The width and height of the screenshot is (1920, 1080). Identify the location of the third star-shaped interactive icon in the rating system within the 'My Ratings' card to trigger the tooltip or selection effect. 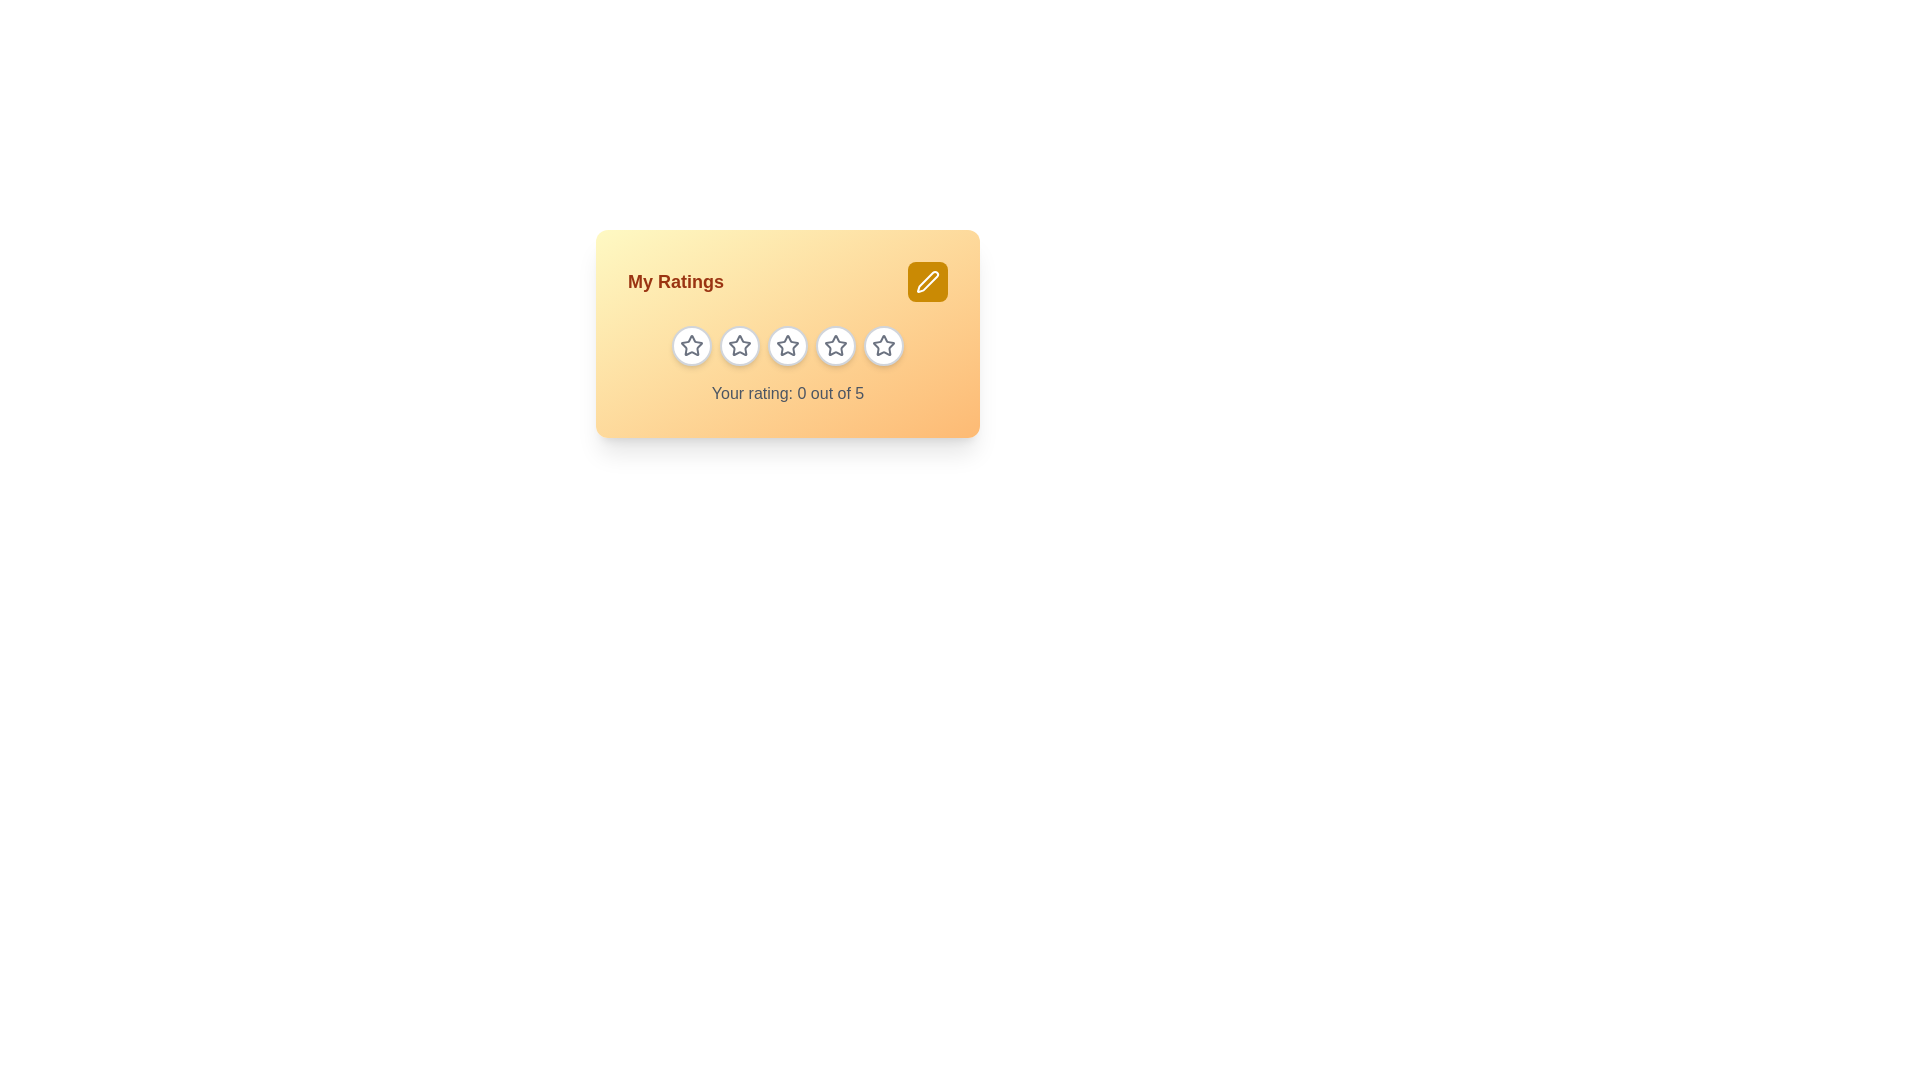
(786, 344).